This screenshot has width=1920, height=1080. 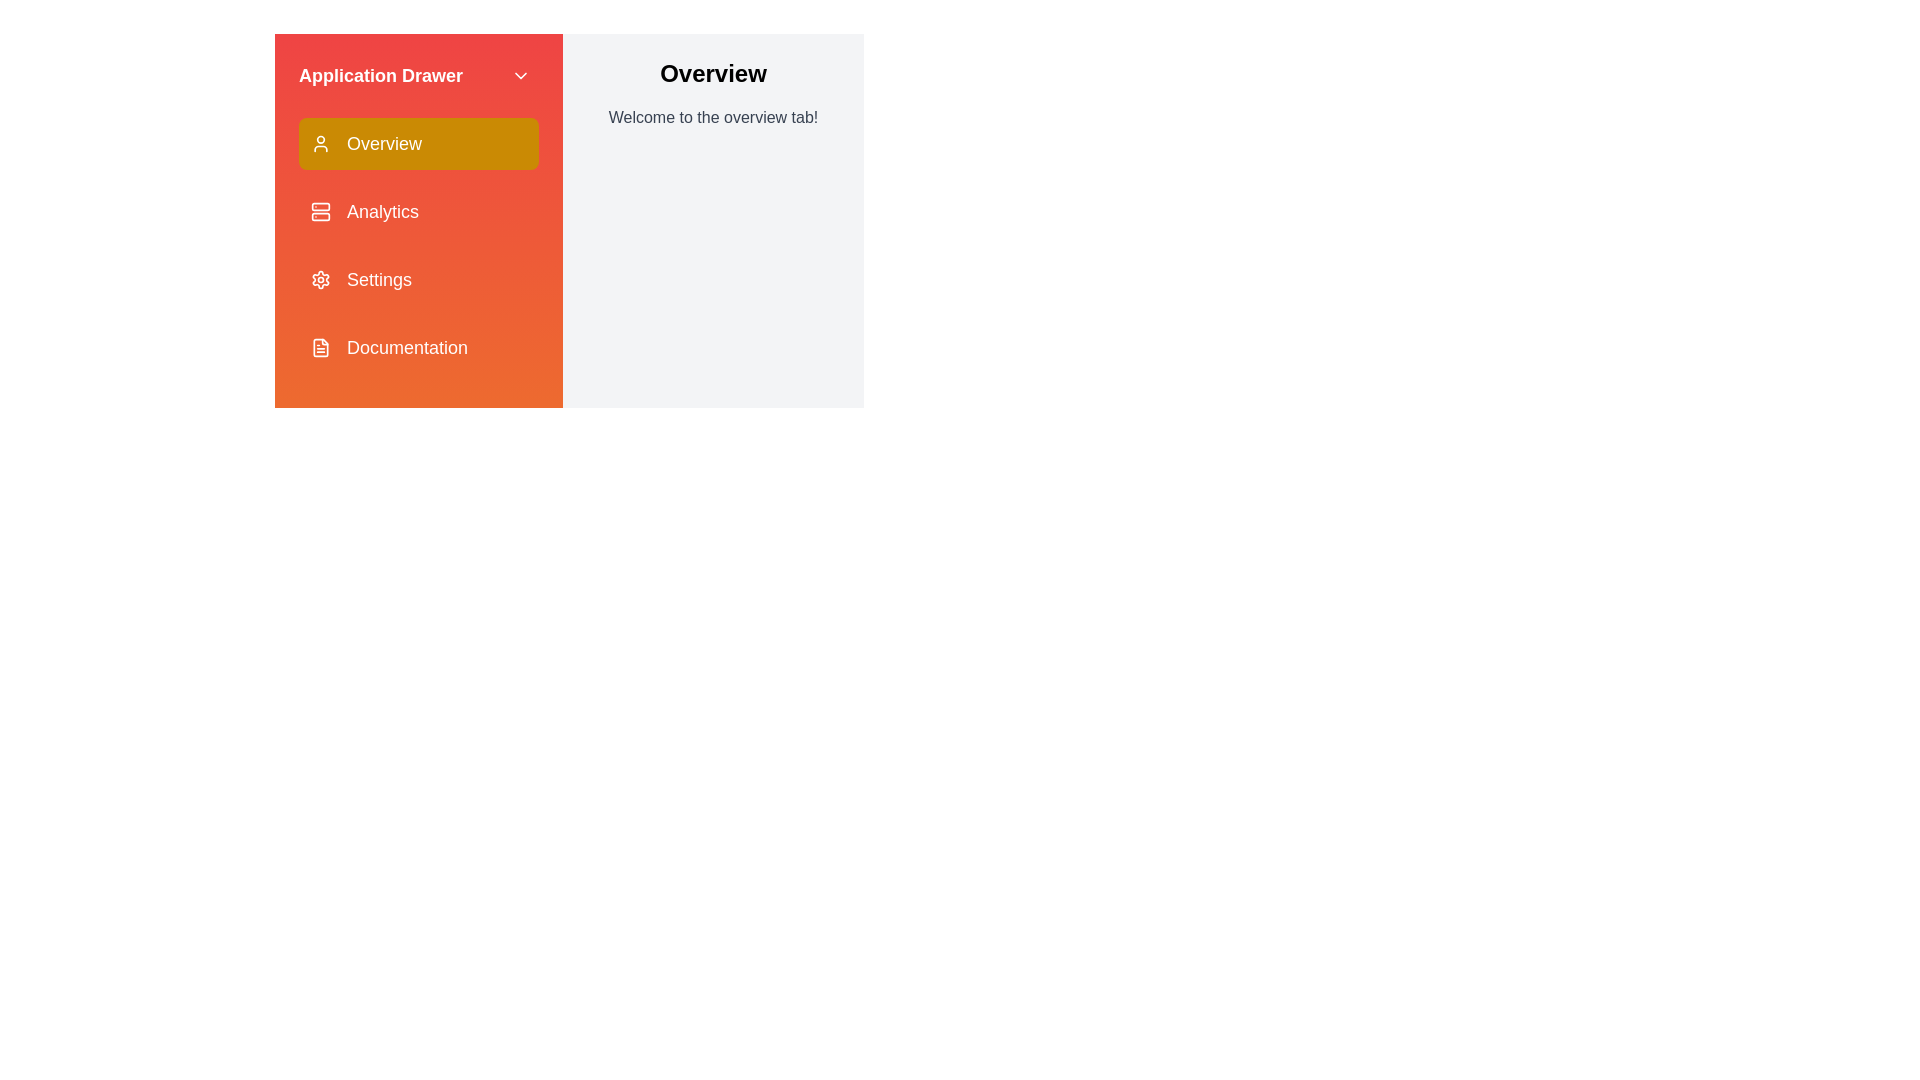 I want to click on the tab labeled Settings in the drawer to select it, so click(x=417, y=280).